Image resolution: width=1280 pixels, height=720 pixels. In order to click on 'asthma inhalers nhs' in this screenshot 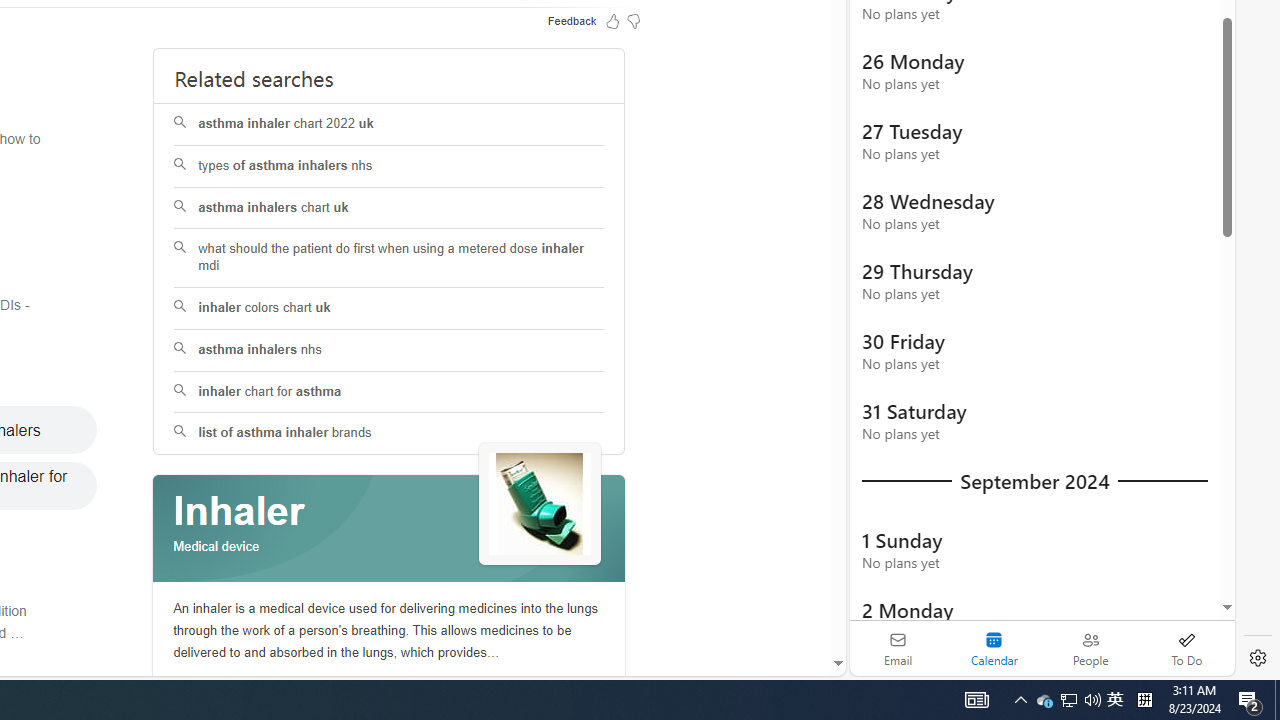, I will do `click(389, 349)`.